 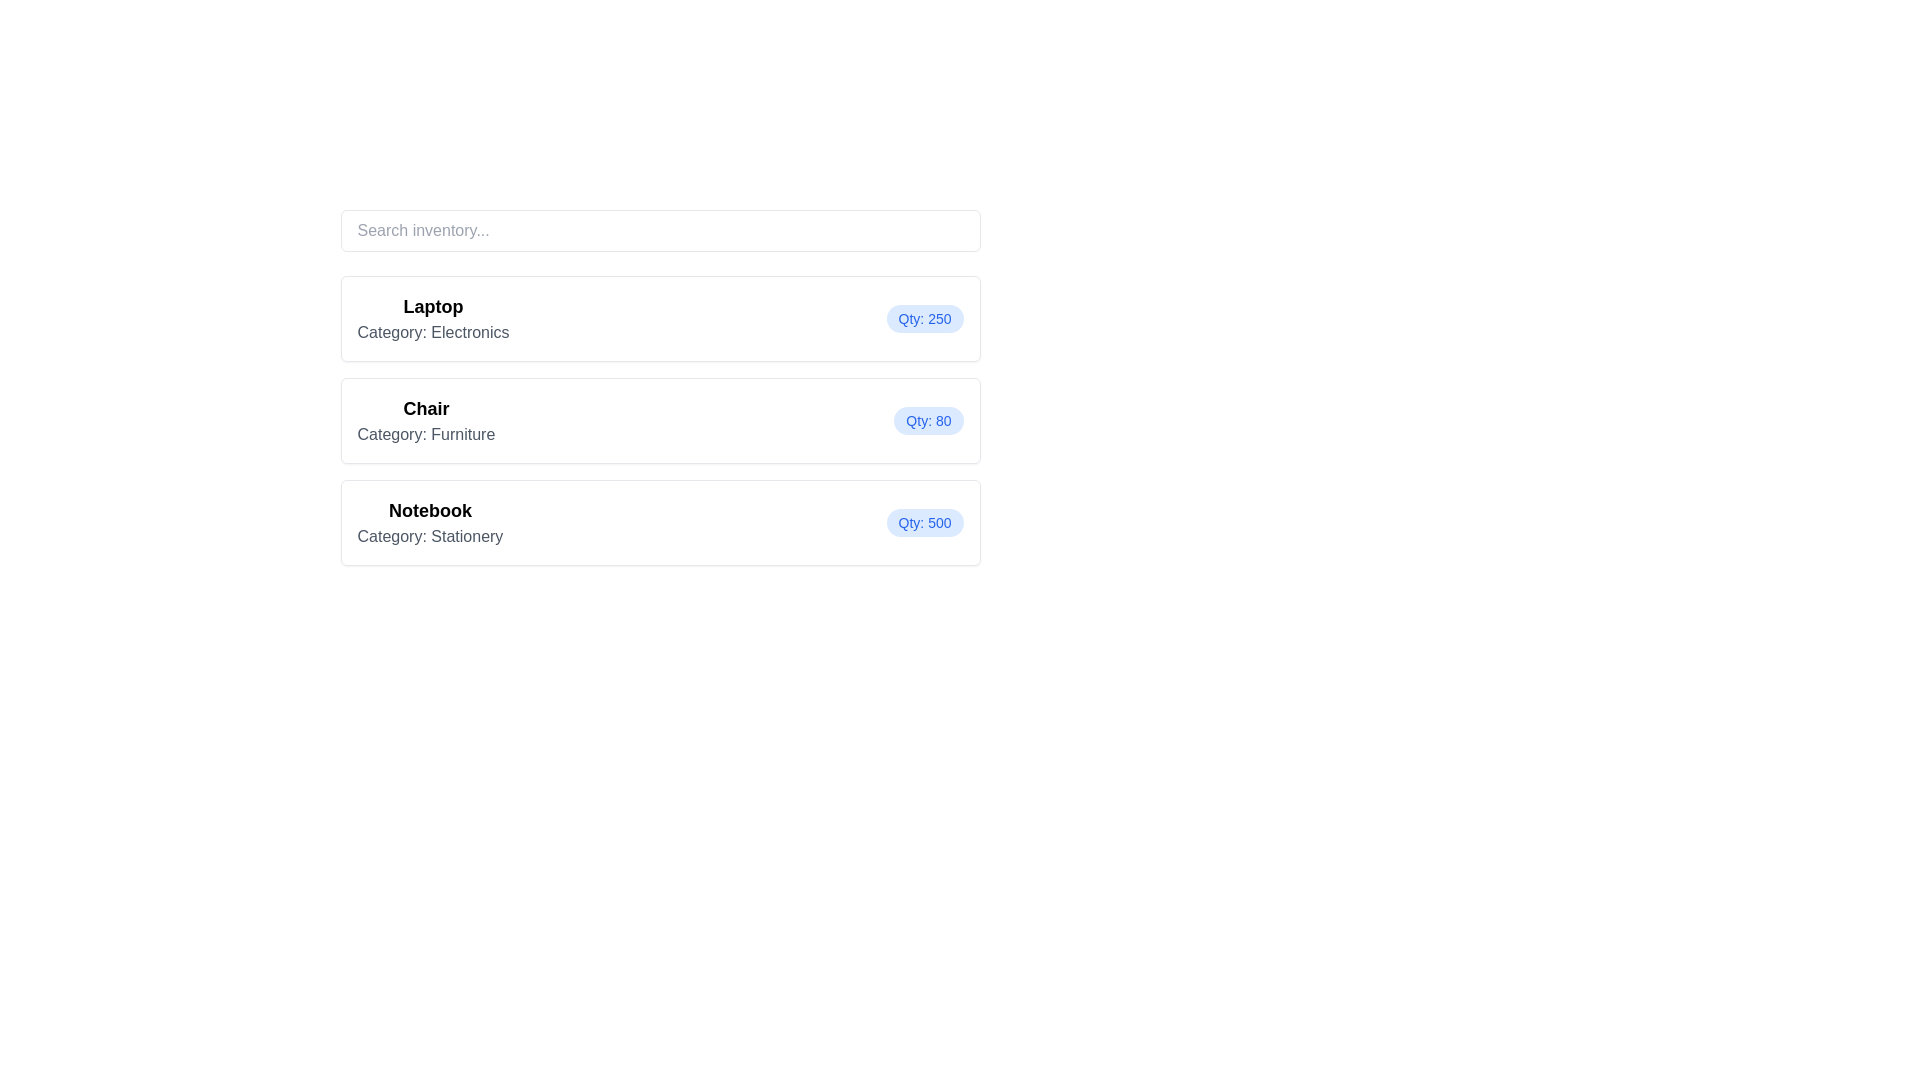 I want to click on the second card element, so click(x=660, y=388).